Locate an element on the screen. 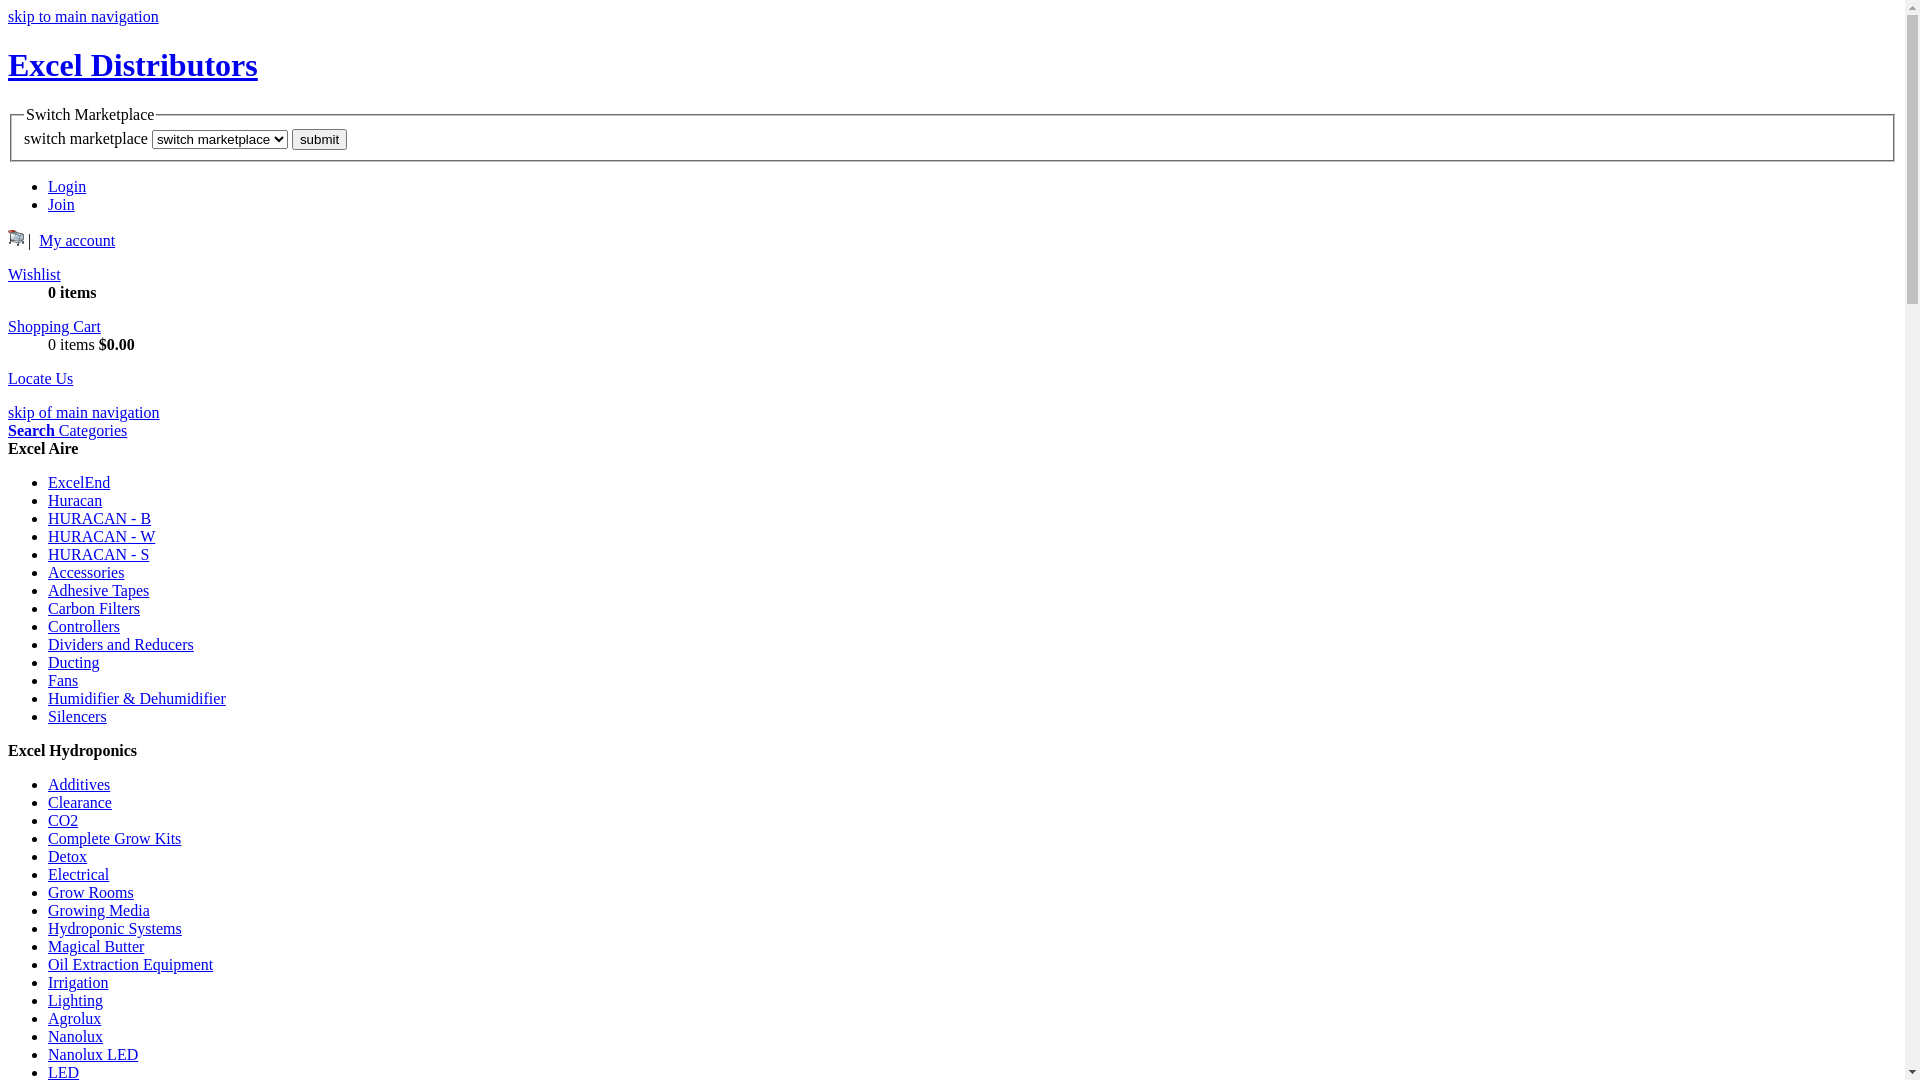  'Locate Us' is located at coordinates (40, 378).